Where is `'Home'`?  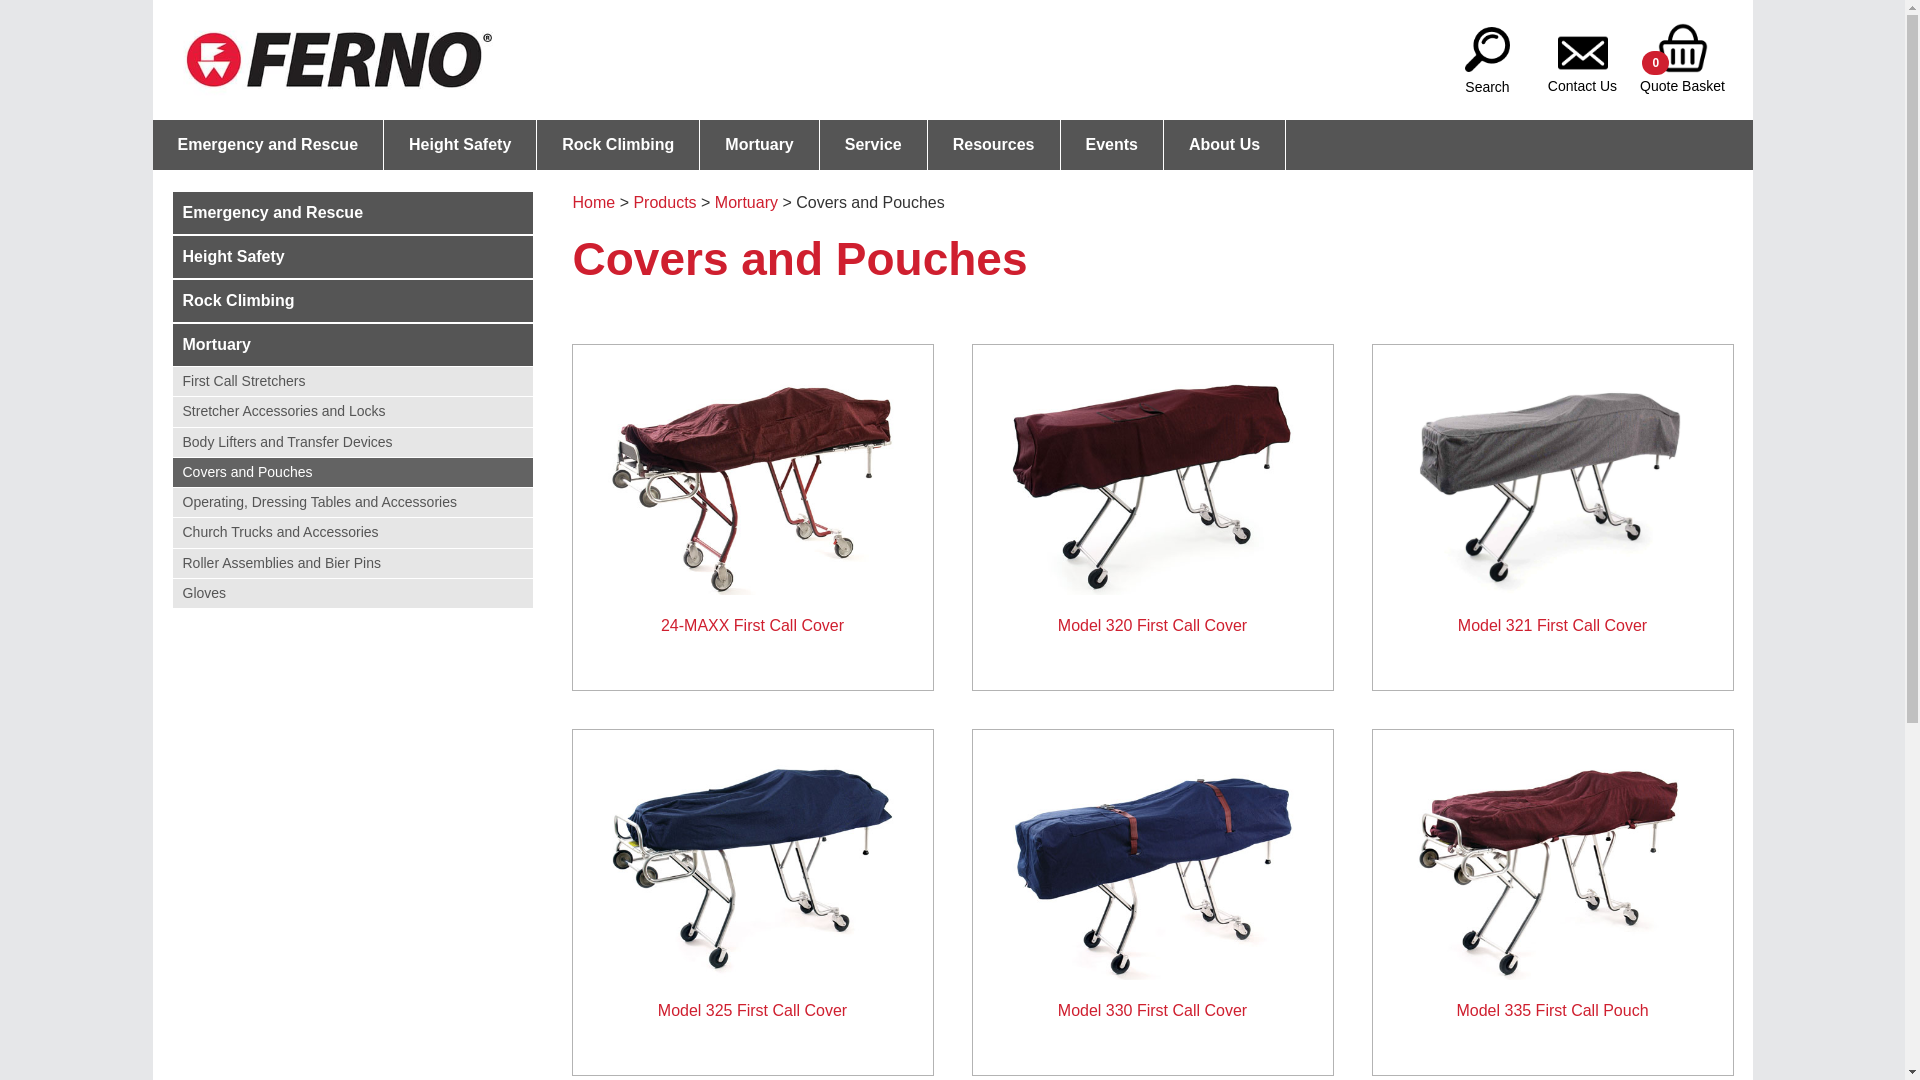 'Home' is located at coordinates (570, 202).